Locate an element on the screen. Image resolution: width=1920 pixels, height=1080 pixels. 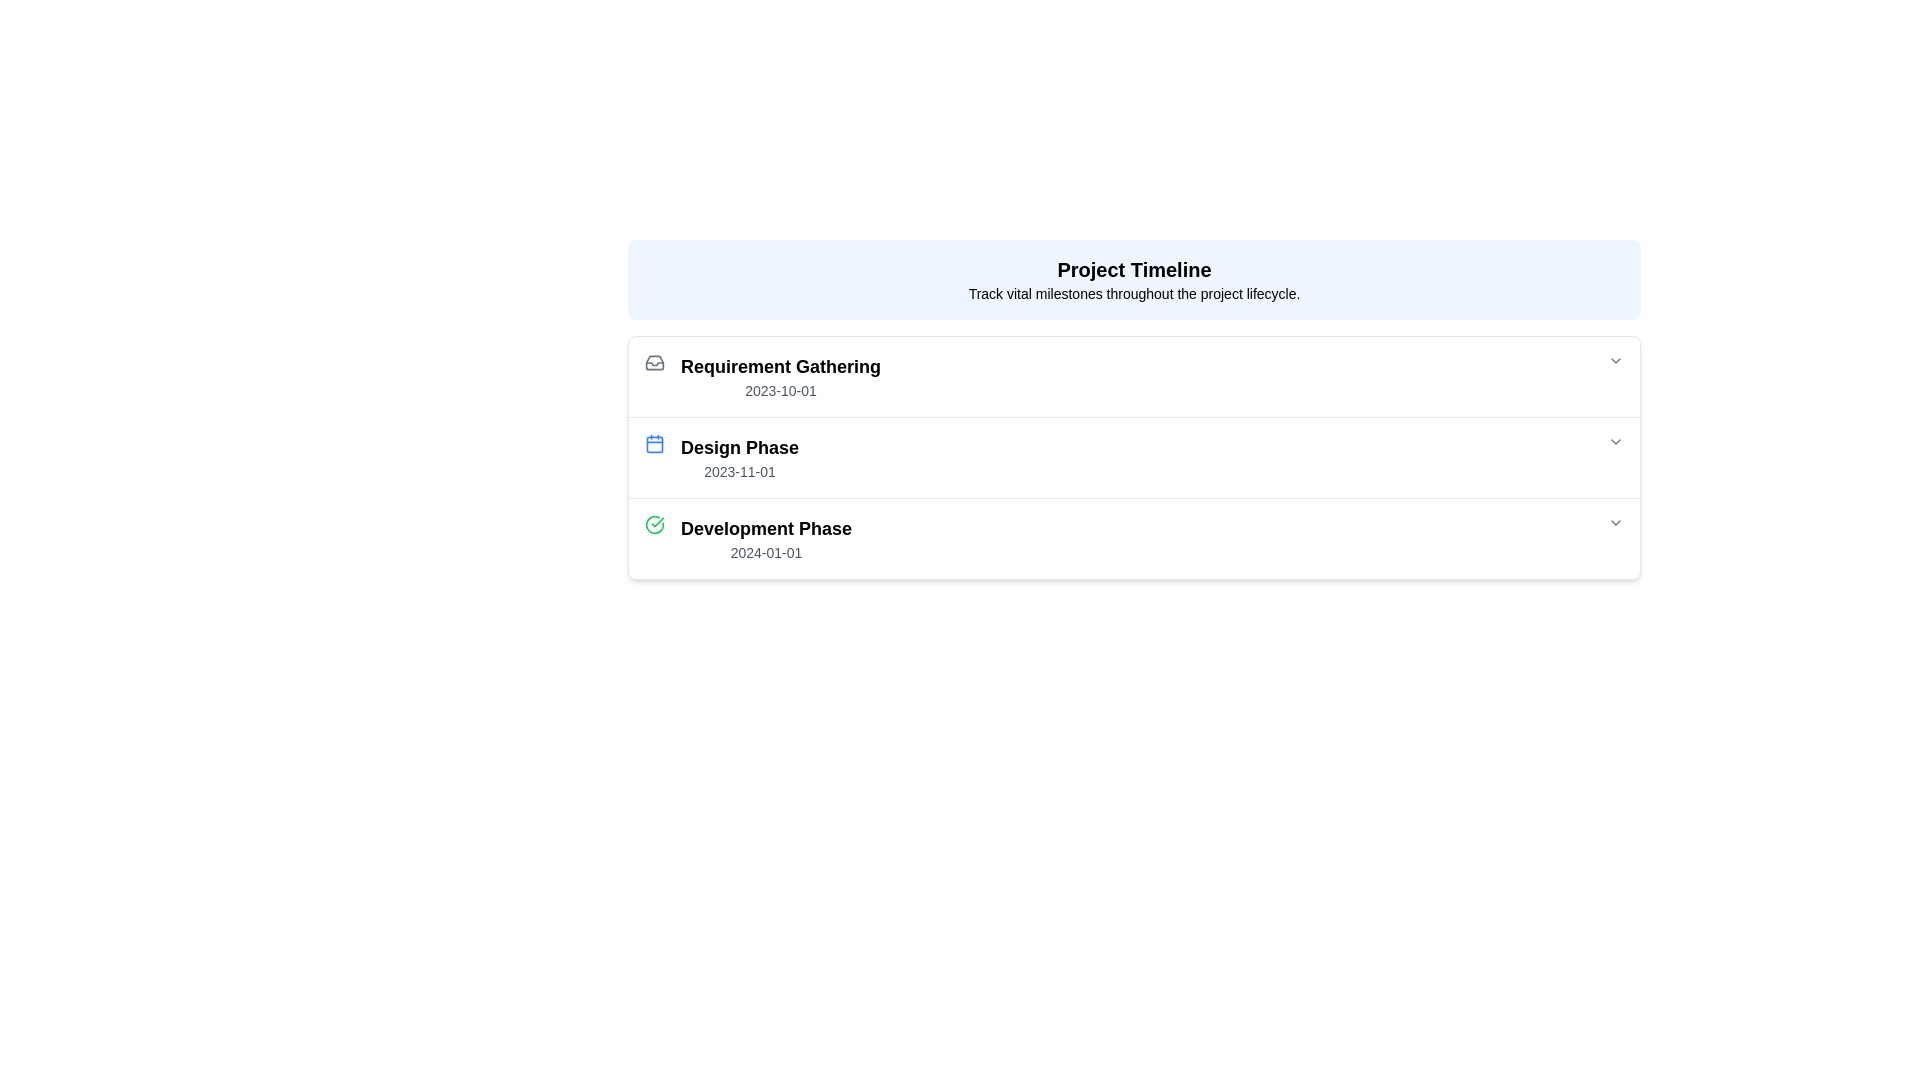
the Text Label that provides information about the date associated with the 'Design Phase', located directly below the 'Design Phase' label in the second section of a vertical list is located at coordinates (738, 471).